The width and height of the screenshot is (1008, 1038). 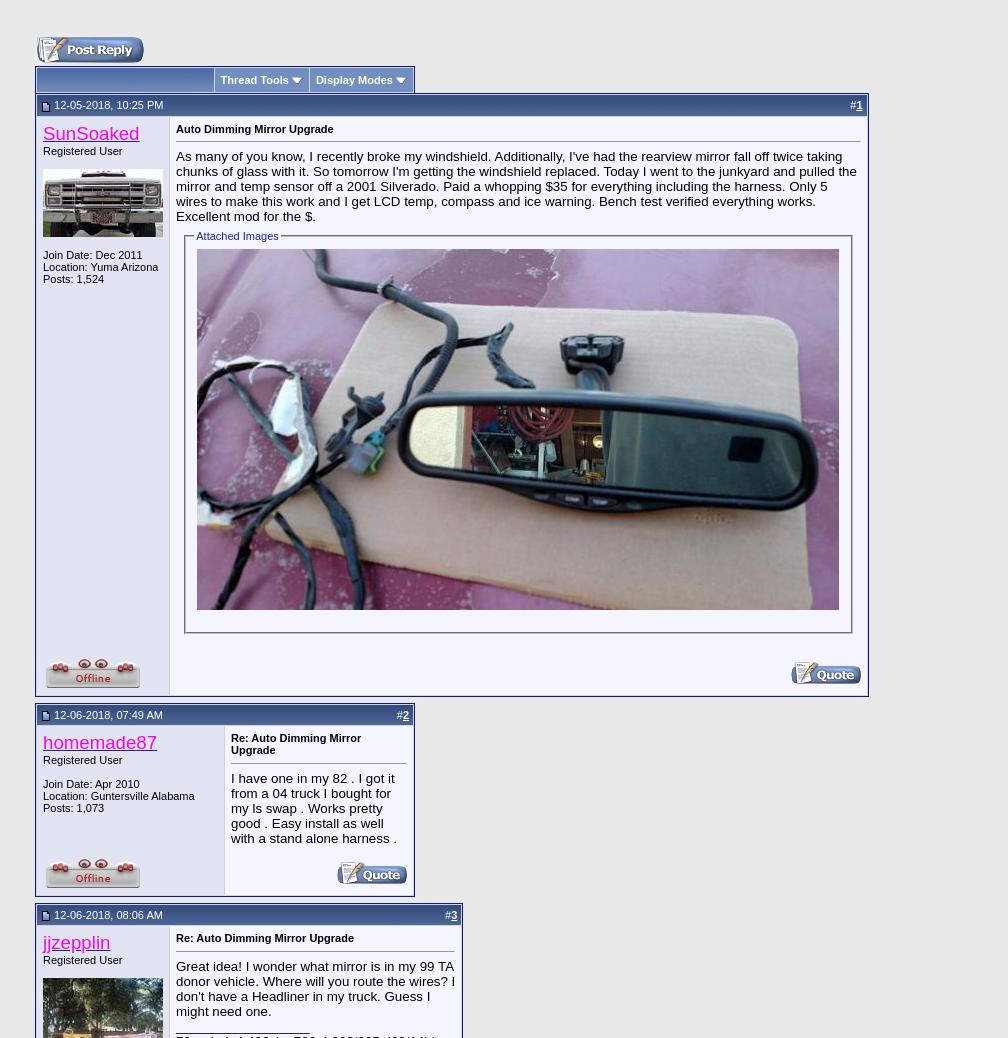 What do you see at coordinates (405, 713) in the screenshot?
I see `'2'` at bounding box center [405, 713].